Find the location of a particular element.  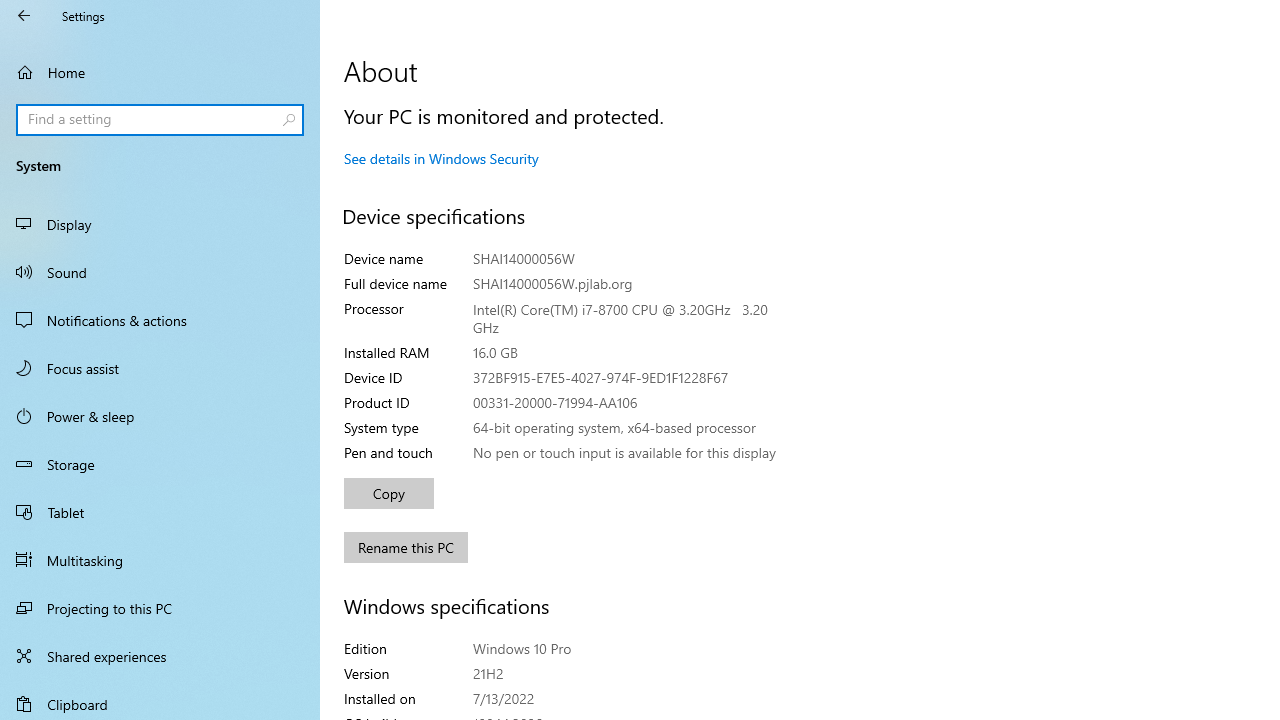

'Sound' is located at coordinates (160, 271).